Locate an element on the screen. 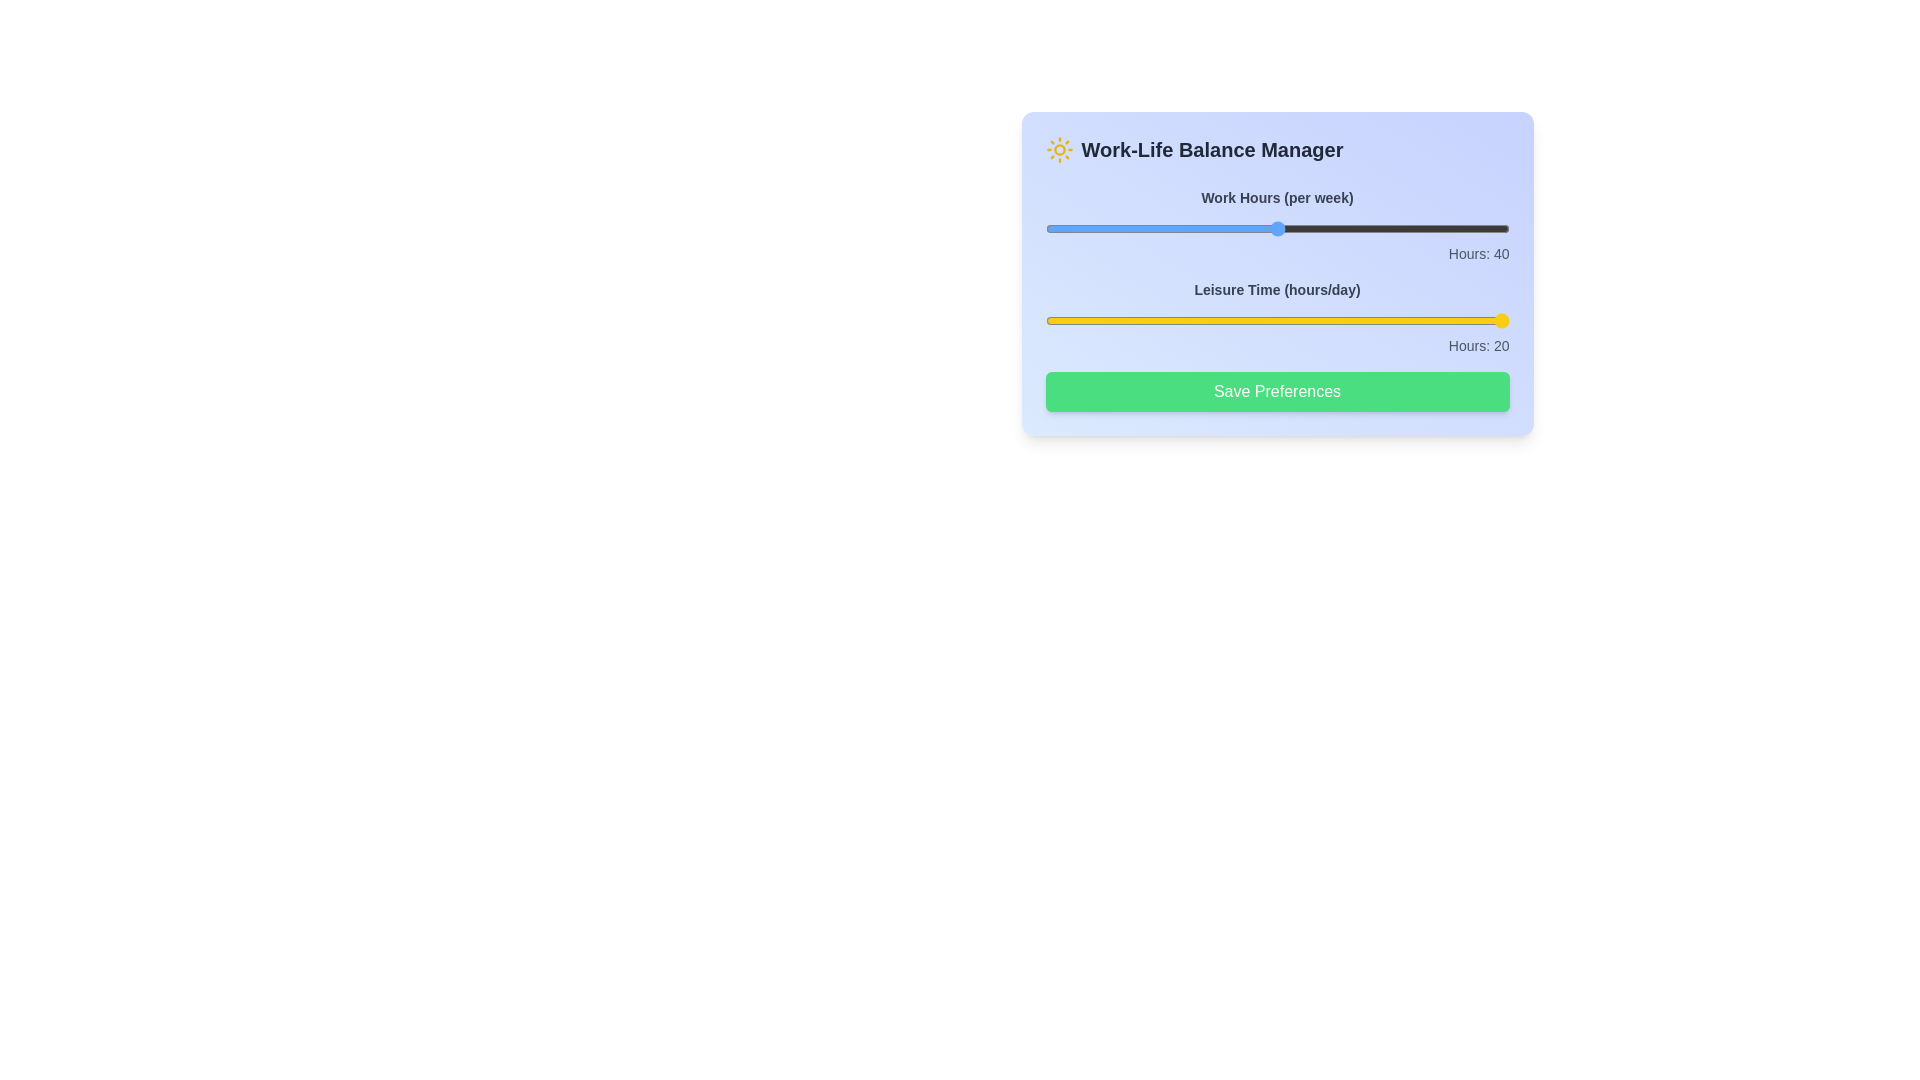 The image size is (1920, 1080). 'Save Preferences' button to save the current settings is located at coordinates (1276, 392).